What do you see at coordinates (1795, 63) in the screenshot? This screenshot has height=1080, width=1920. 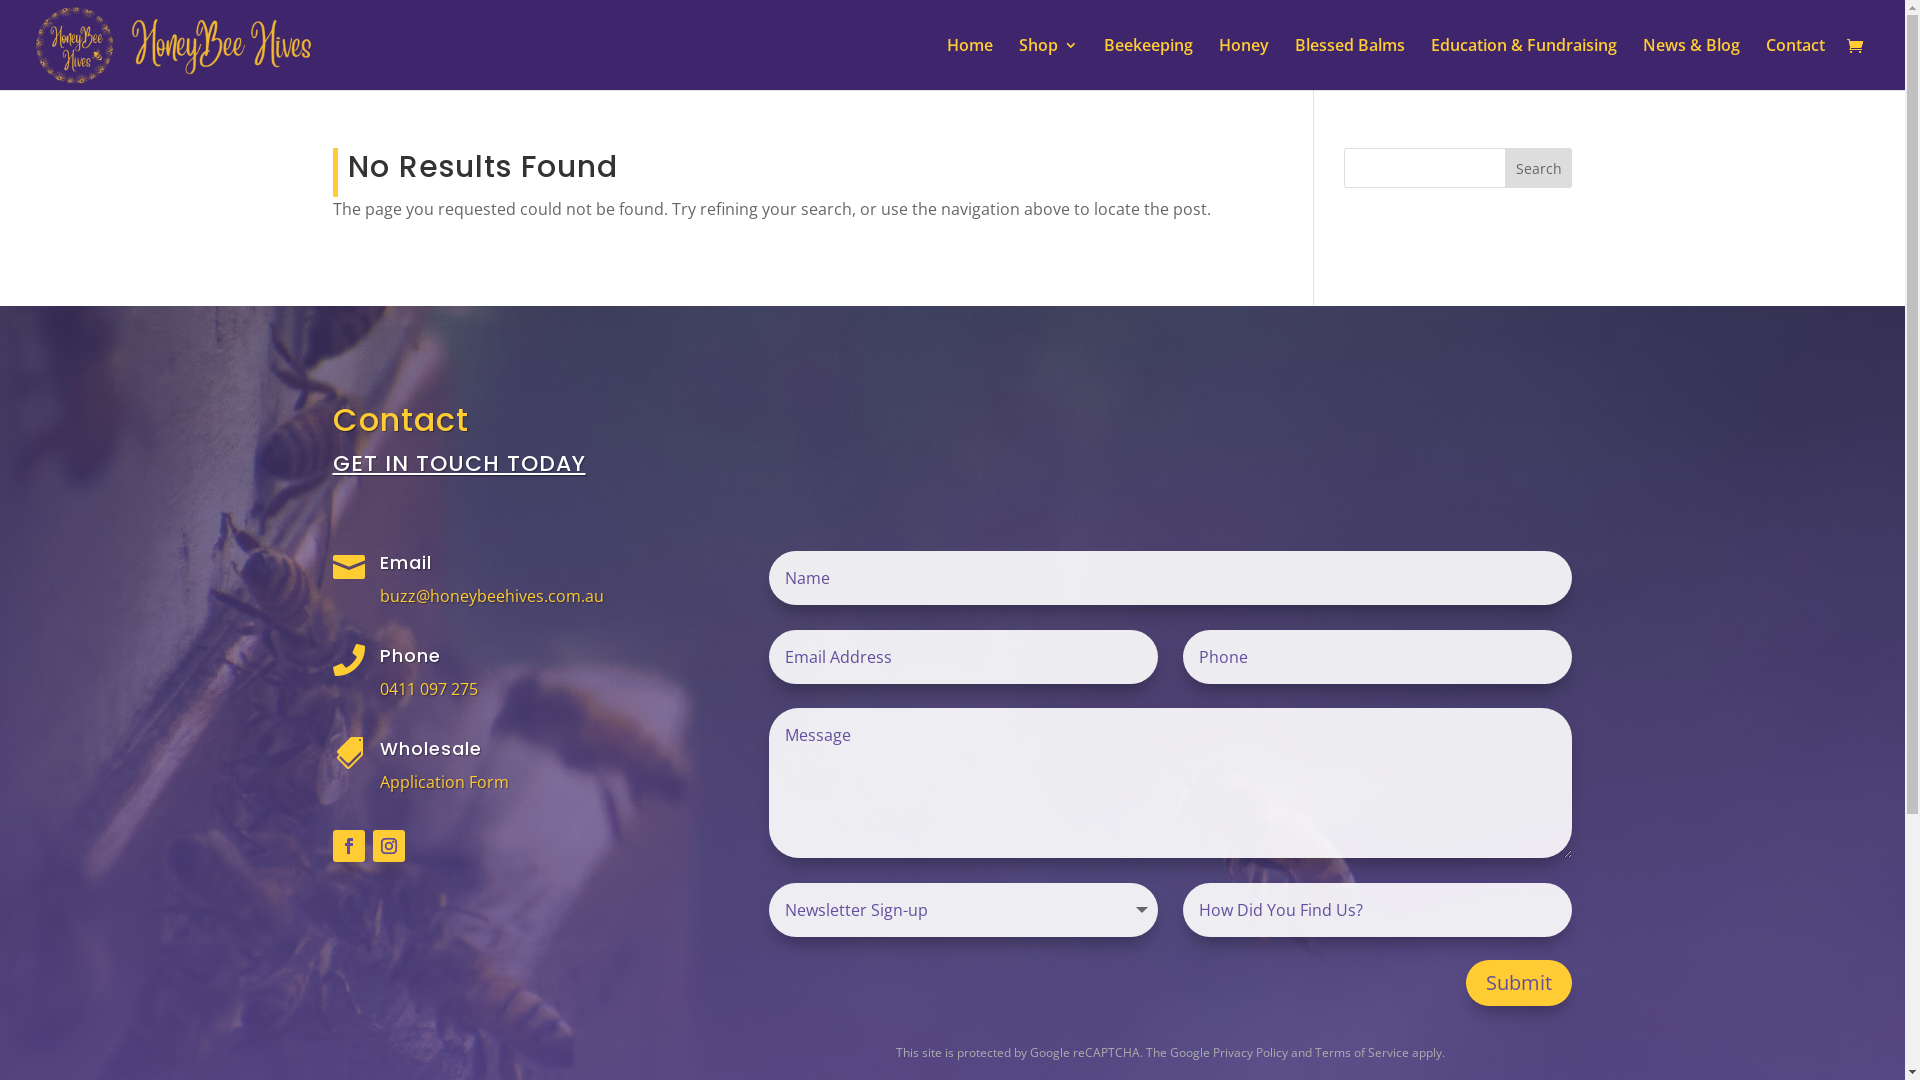 I see `'Contact'` at bounding box center [1795, 63].